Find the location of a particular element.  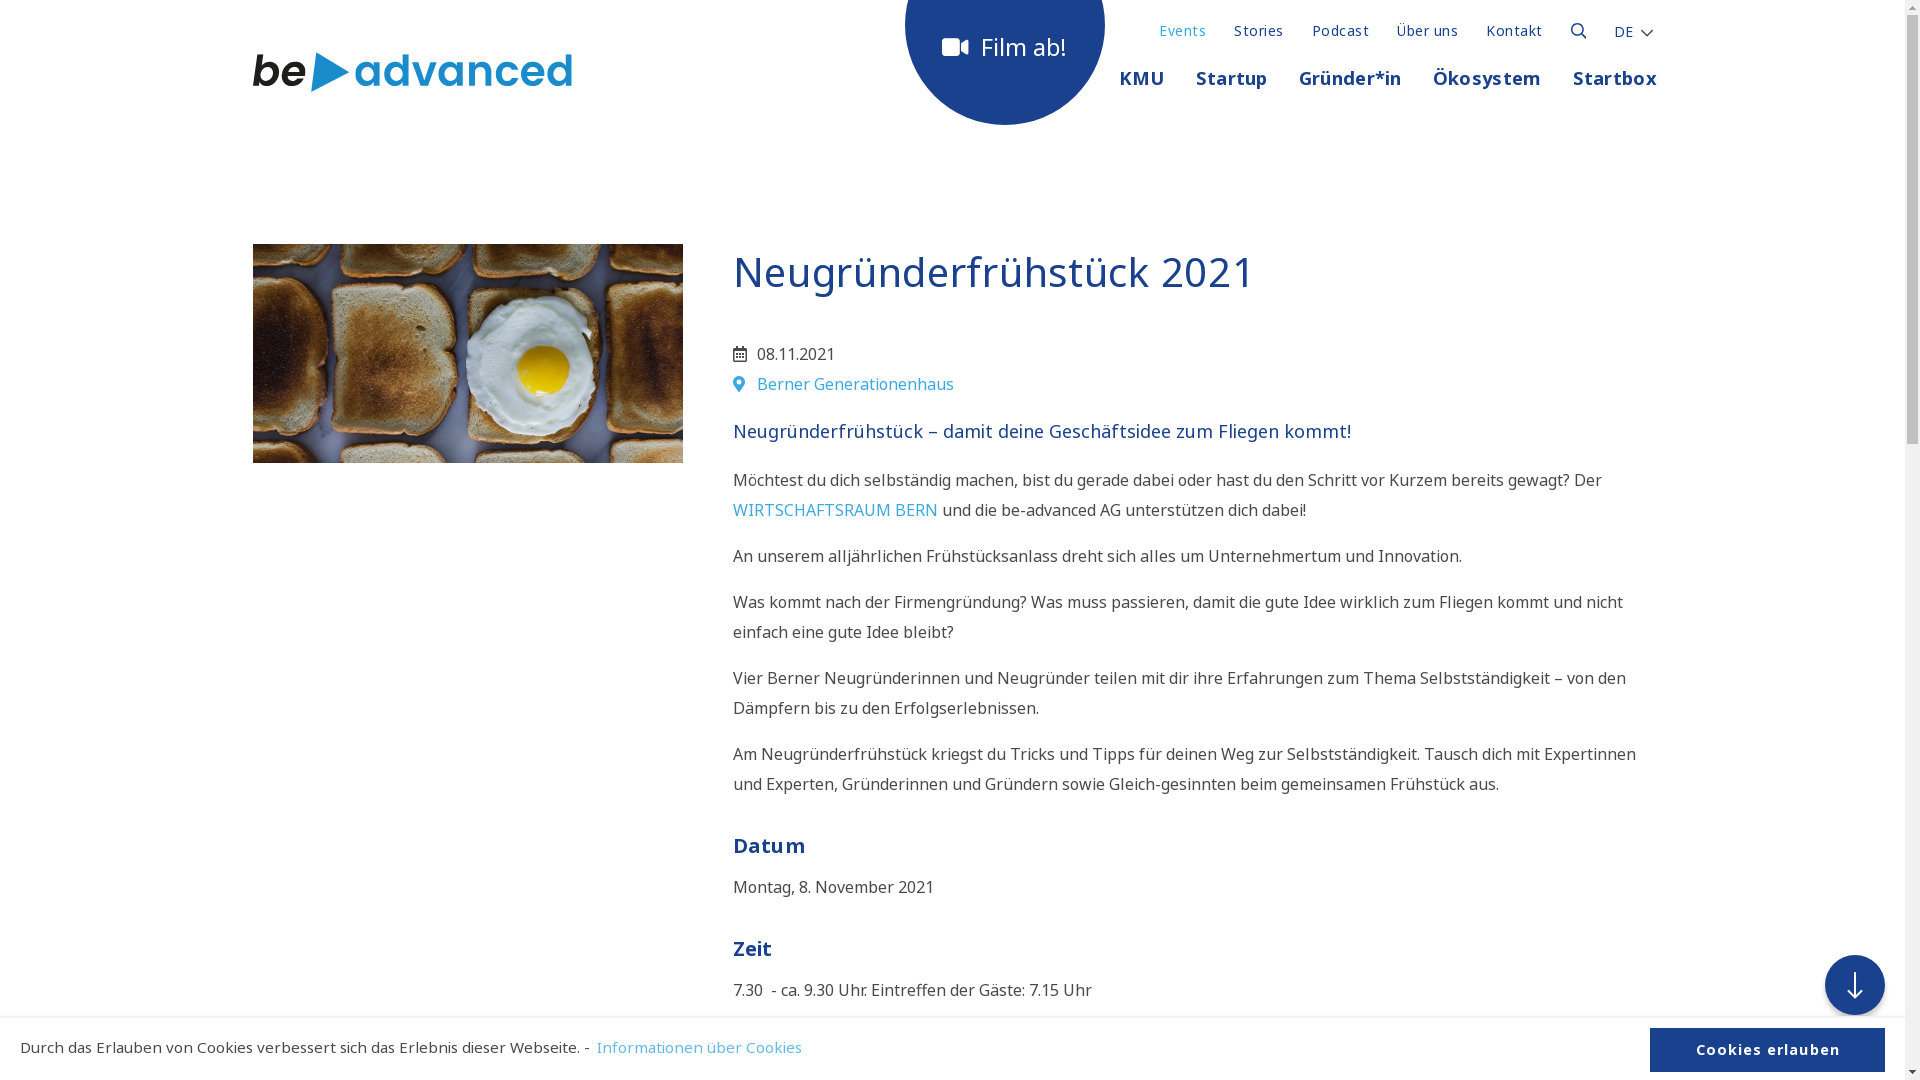

'Logo be-advanced AG' is located at coordinates (410, 71).